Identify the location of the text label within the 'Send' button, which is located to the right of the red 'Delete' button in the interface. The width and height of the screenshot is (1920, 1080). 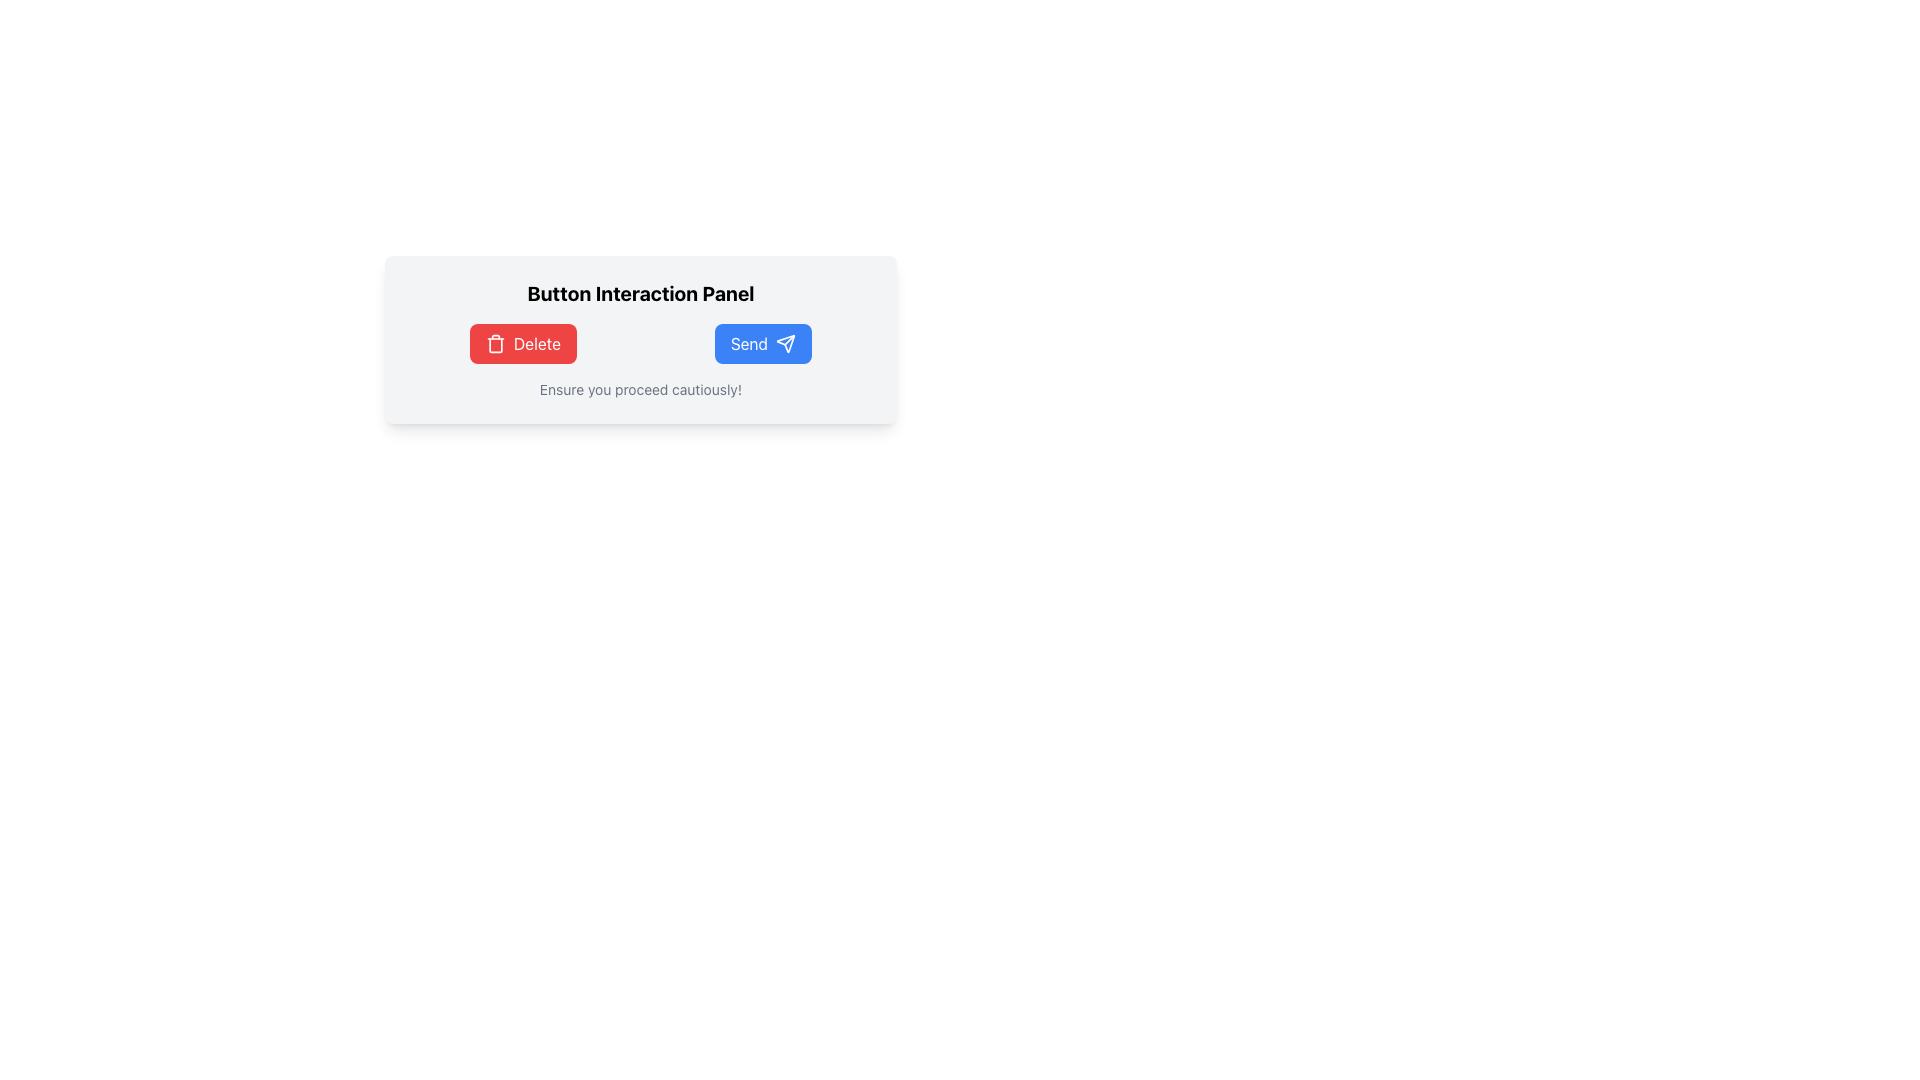
(748, 342).